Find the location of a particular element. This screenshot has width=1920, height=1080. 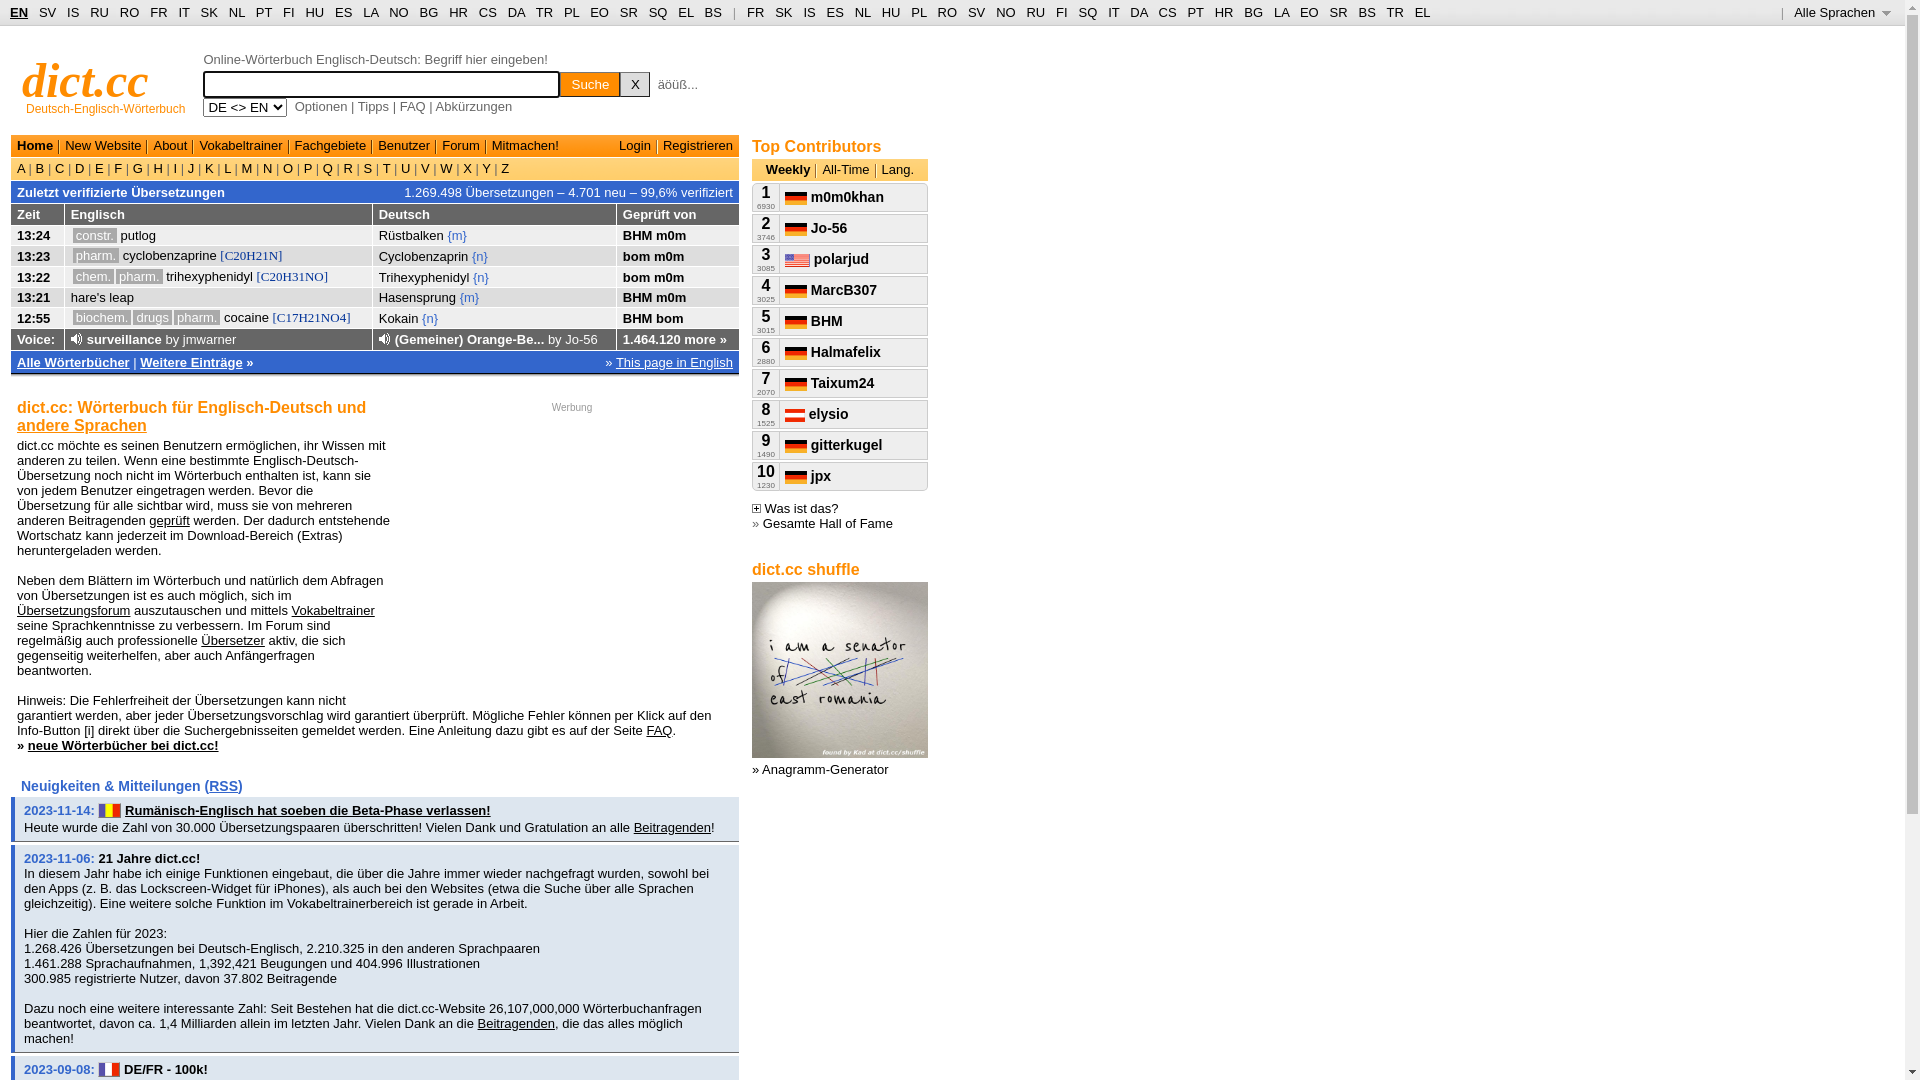

'13:23' is located at coordinates (33, 254).